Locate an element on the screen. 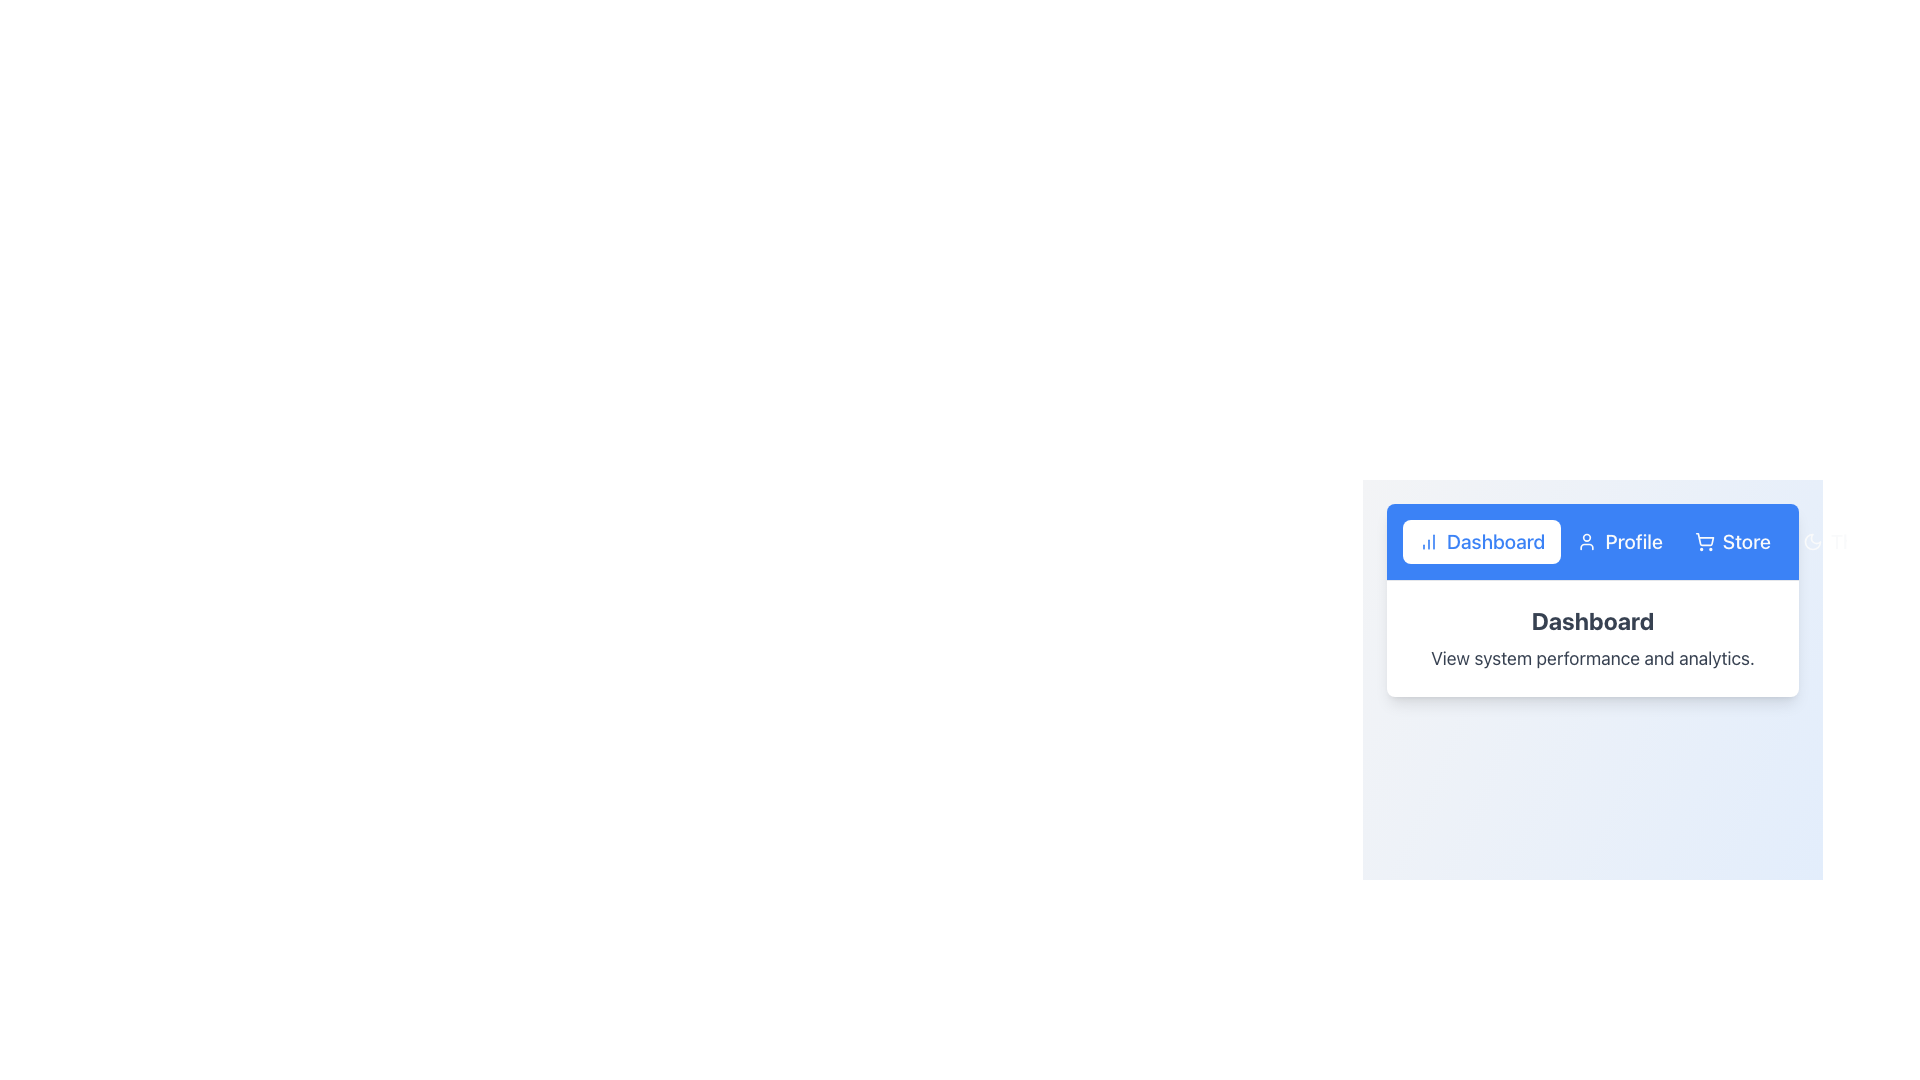 Image resolution: width=1920 pixels, height=1080 pixels. the shopping cart graphic icon located in the 'Store' segment of the horizontal navigation bar at the top of the interface is located at coordinates (1703, 538).